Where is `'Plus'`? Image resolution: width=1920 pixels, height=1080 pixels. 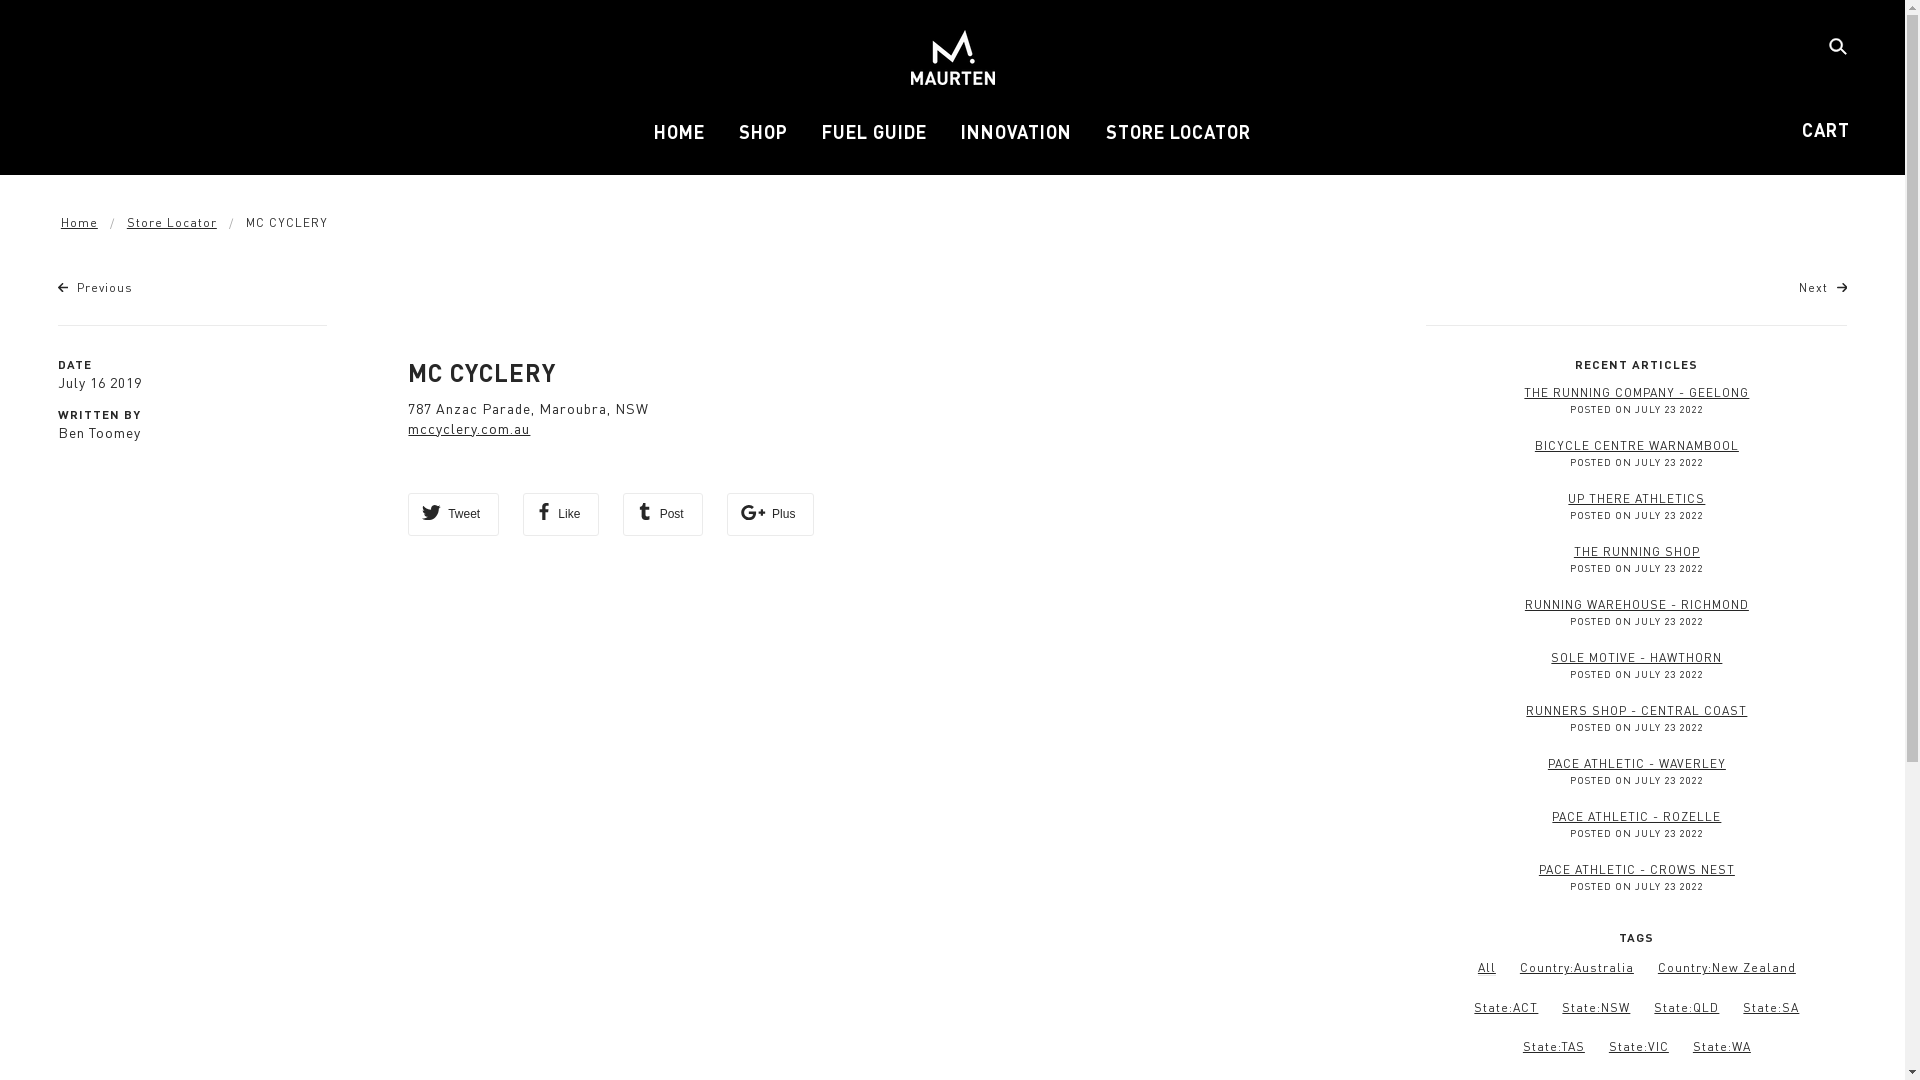 'Plus' is located at coordinates (770, 513).